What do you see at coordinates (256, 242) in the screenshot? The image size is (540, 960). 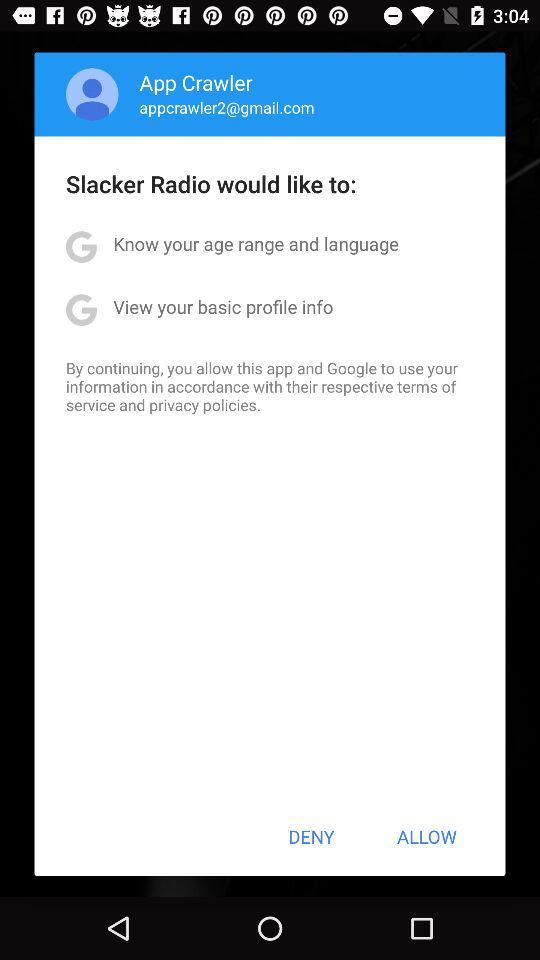 I see `icon below slacker radio would icon` at bounding box center [256, 242].